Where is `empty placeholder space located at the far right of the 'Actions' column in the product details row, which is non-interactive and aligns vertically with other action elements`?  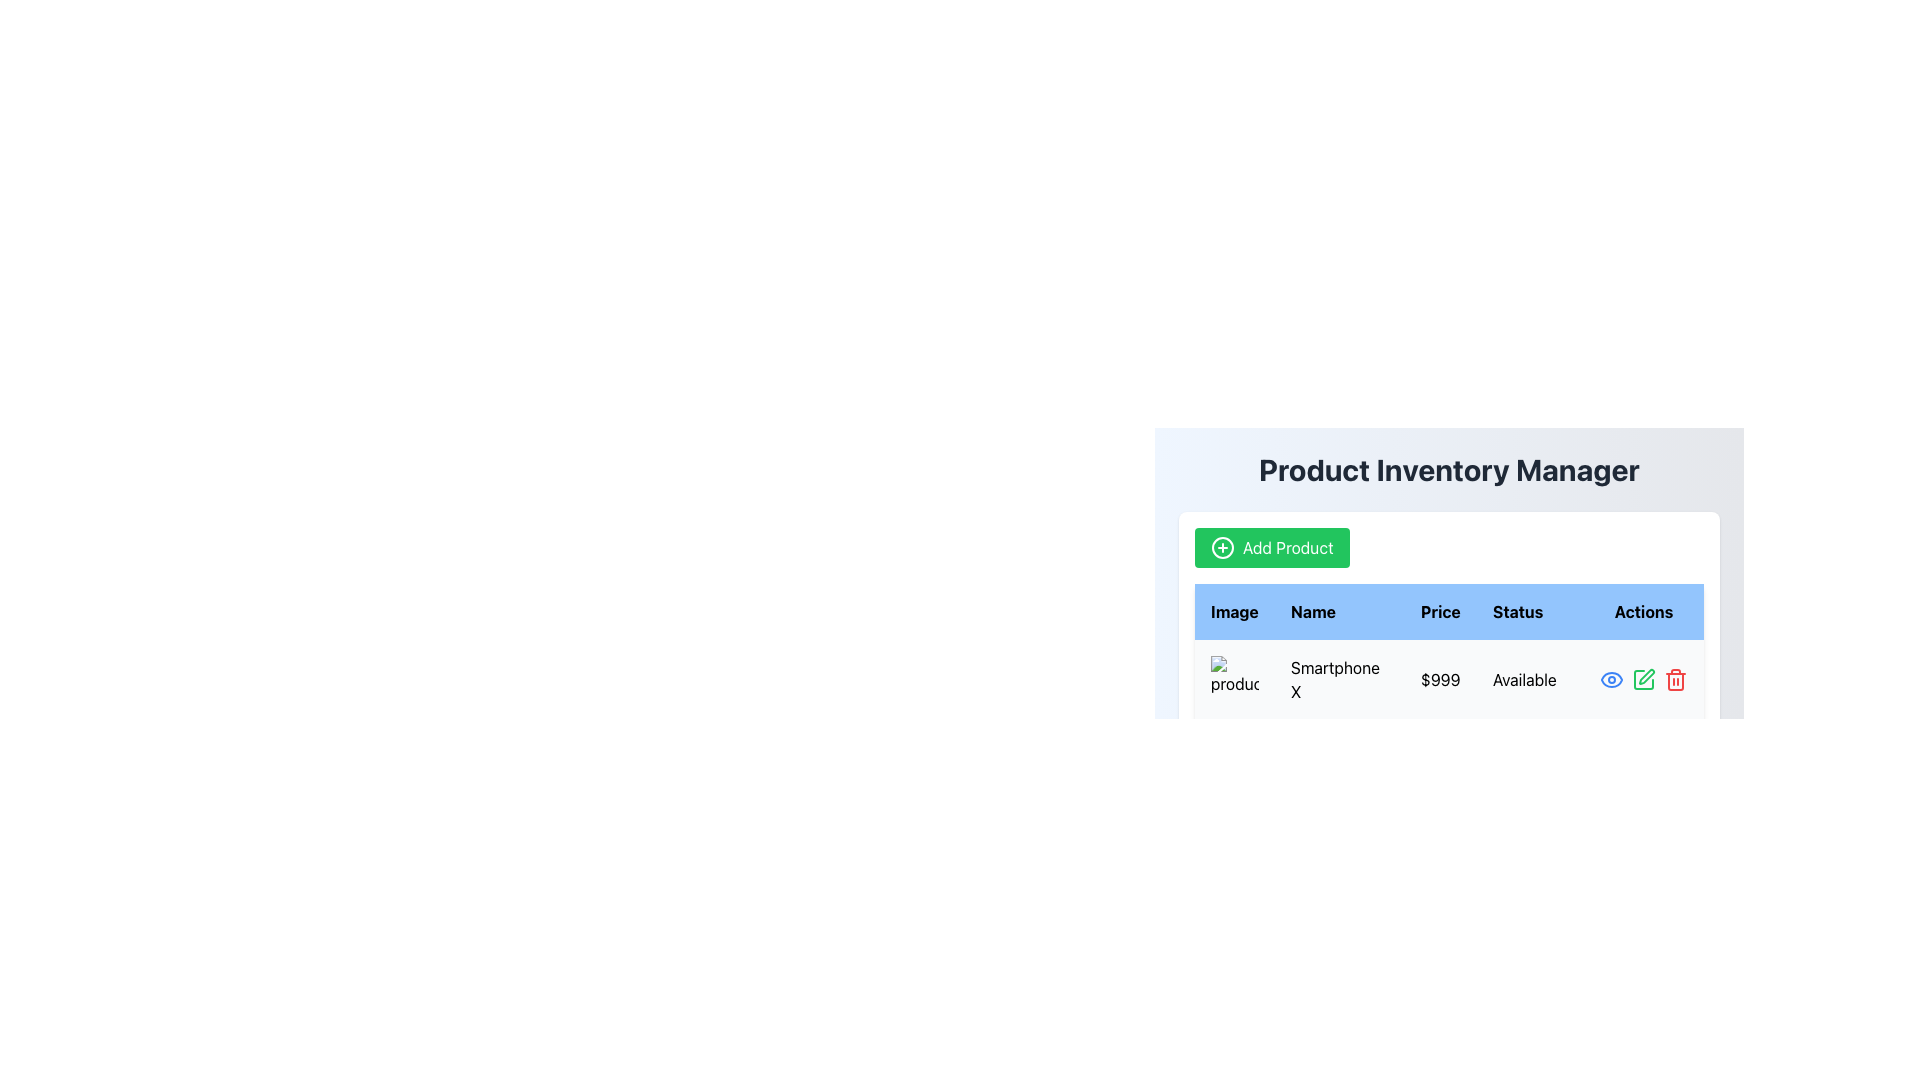 empty placeholder space located at the far right of the 'Actions' column in the product details row, which is non-interactive and aligns vertically with other action elements is located at coordinates (1643, 759).